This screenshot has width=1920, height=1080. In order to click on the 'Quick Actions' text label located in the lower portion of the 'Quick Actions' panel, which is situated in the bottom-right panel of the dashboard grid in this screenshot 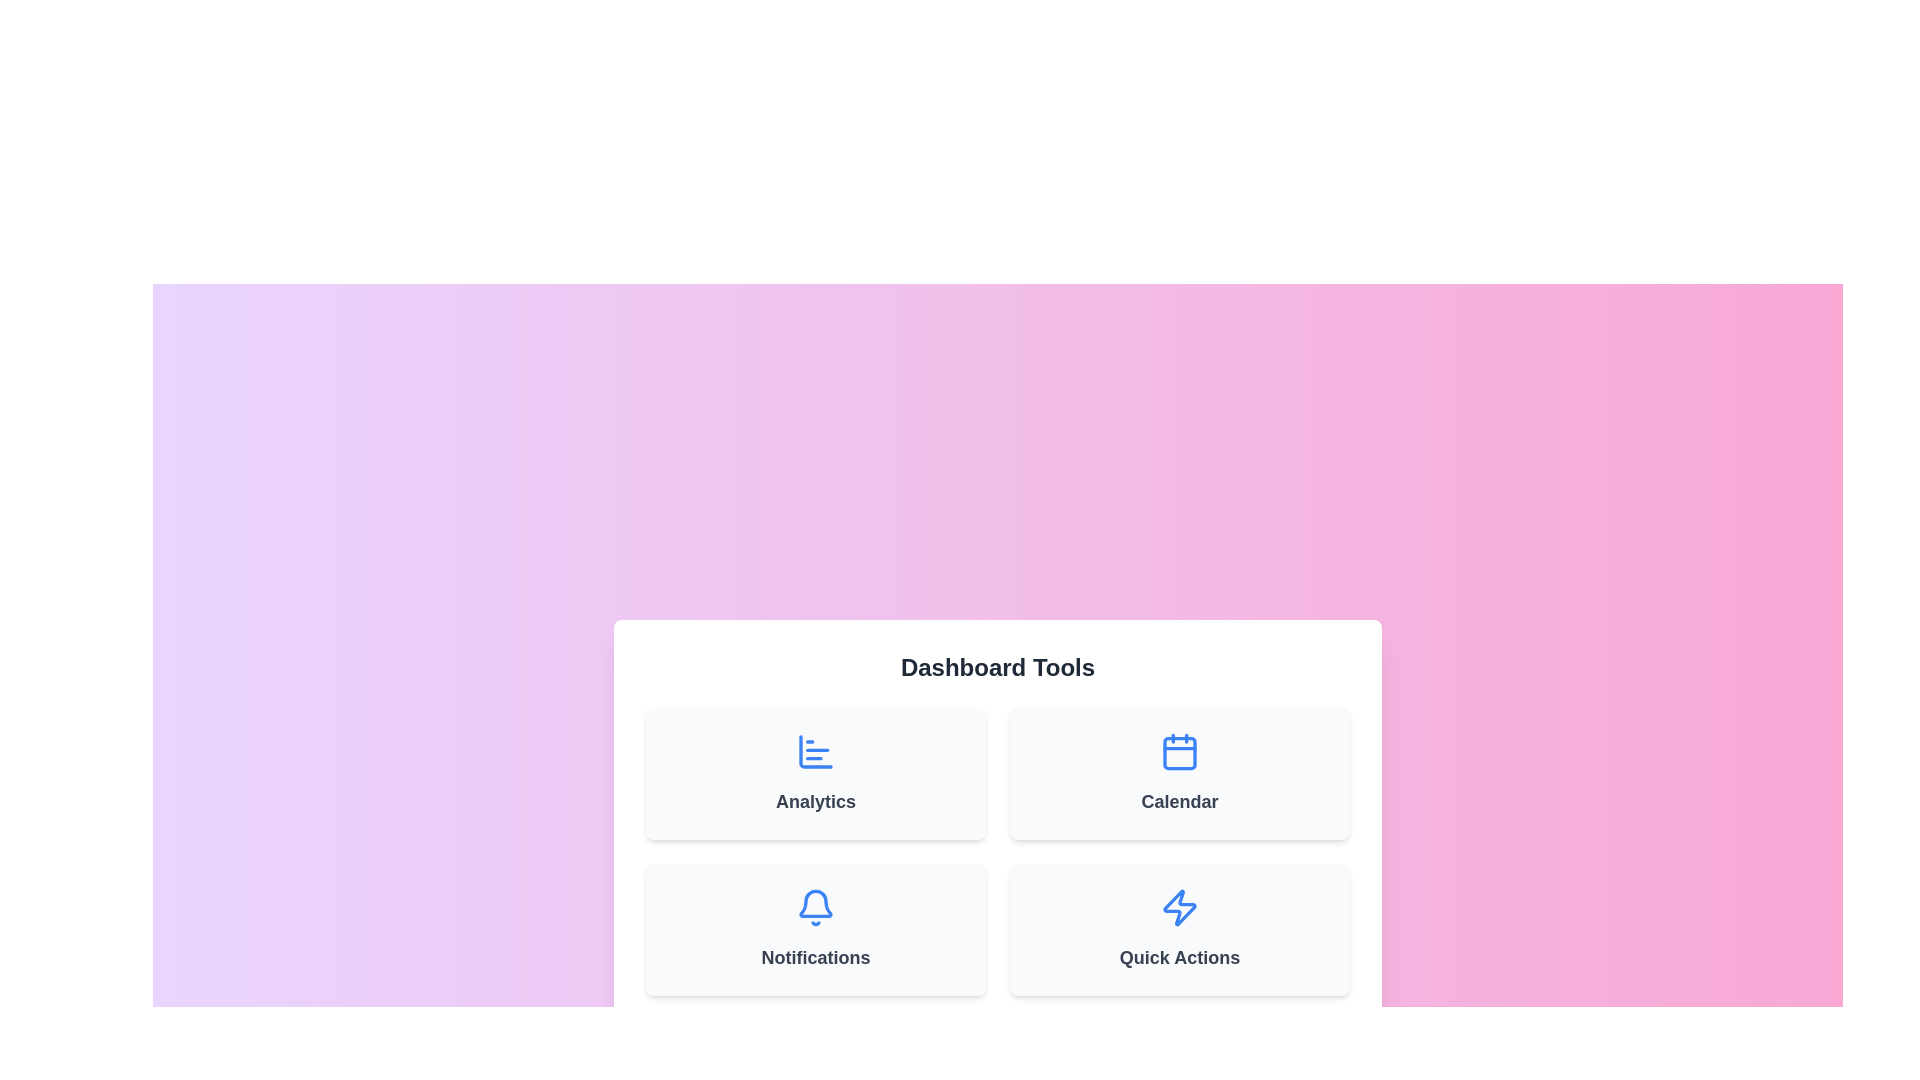, I will do `click(1180, 956)`.